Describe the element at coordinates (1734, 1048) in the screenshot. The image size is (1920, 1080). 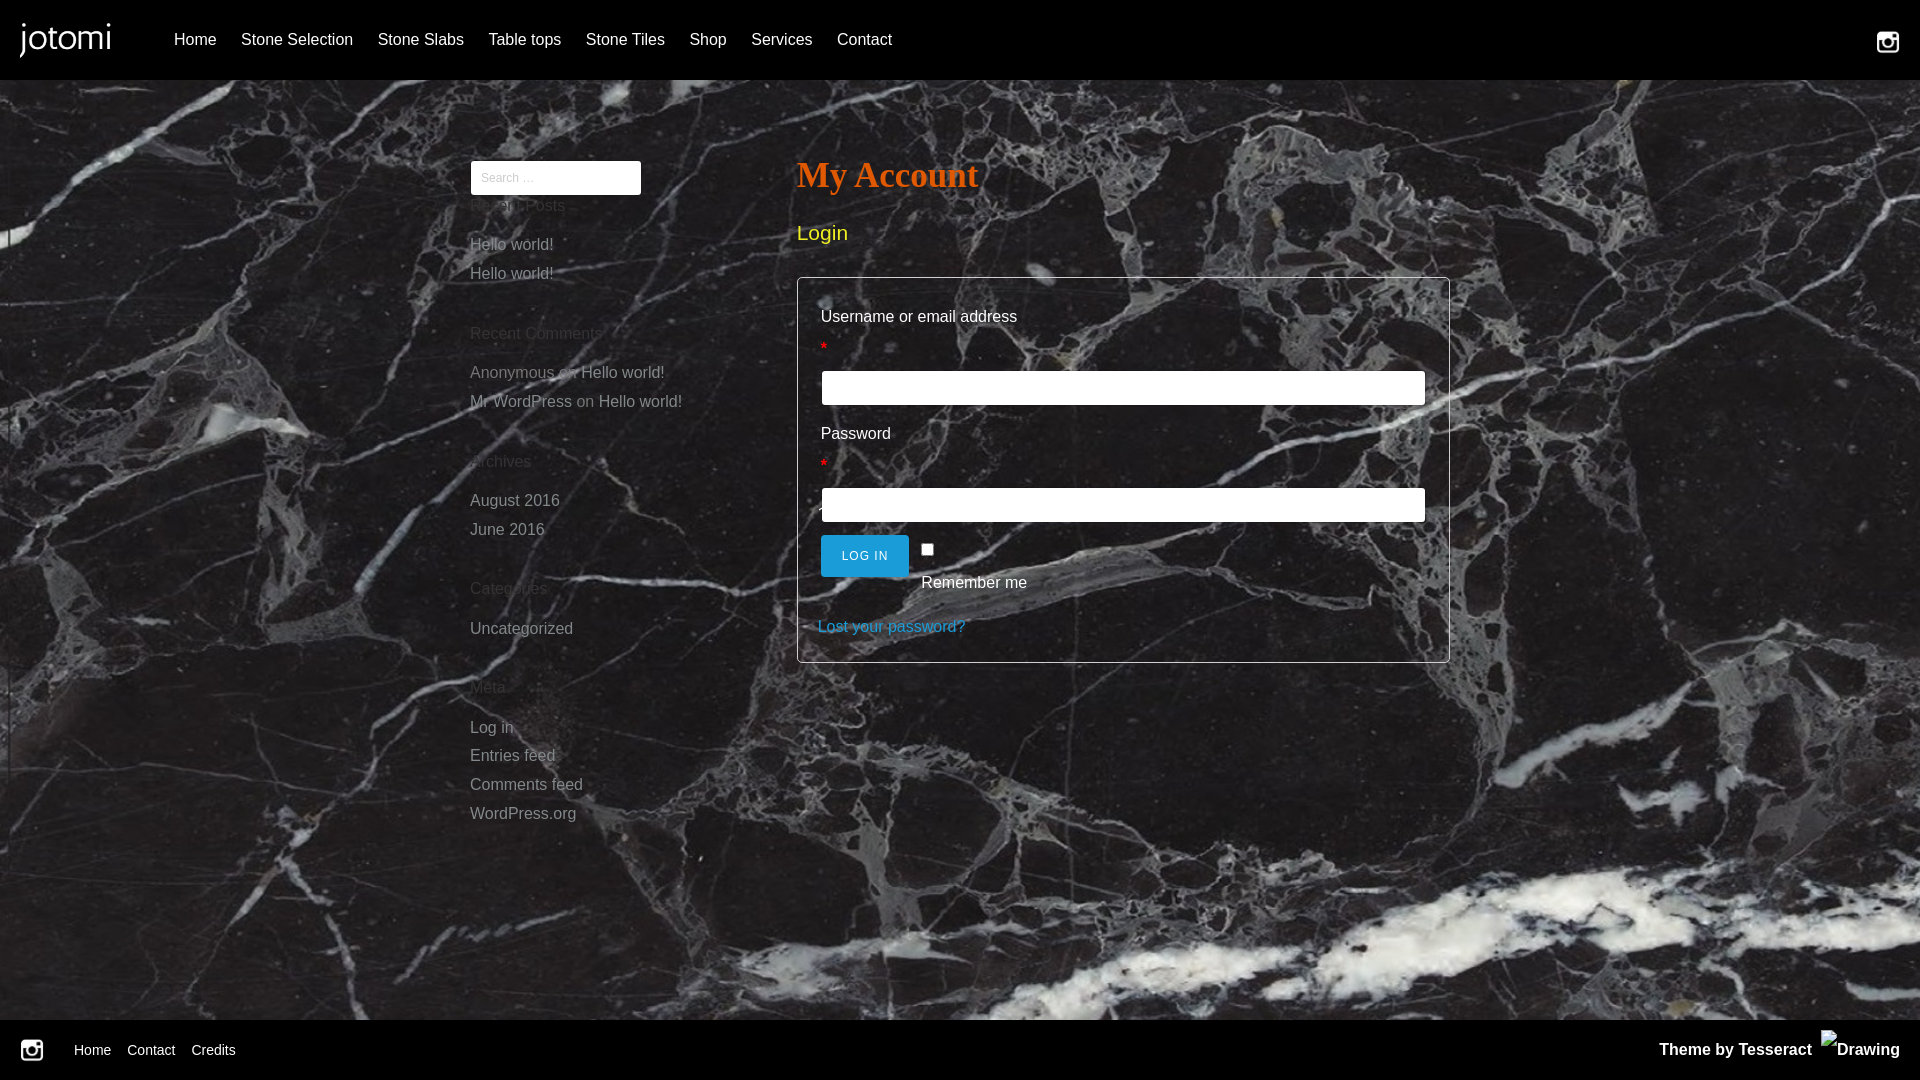
I see `'Theme by Tesseract'` at that location.